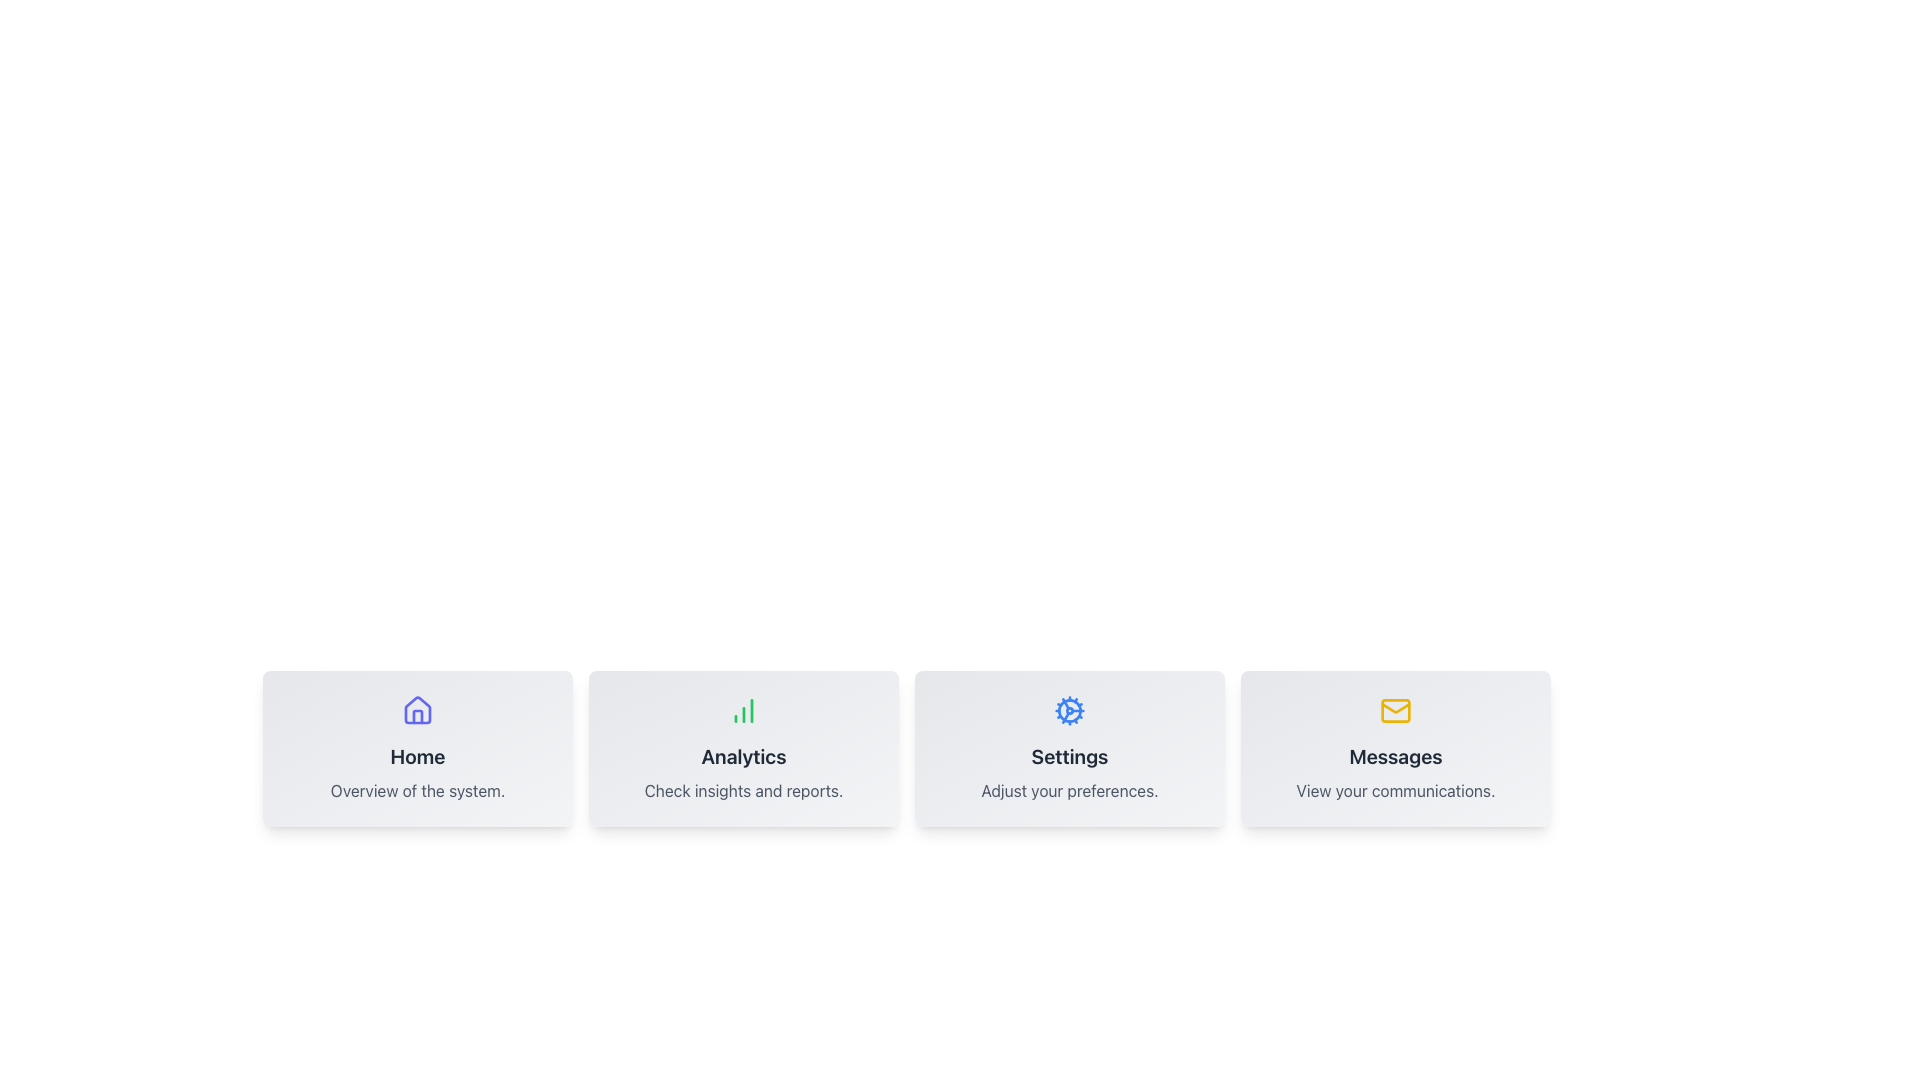 Image resolution: width=1920 pixels, height=1080 pixels. Describe the element at coordinates (1395, 748) in the screenshot. I see `the fourth card in the grid layout` at that location.